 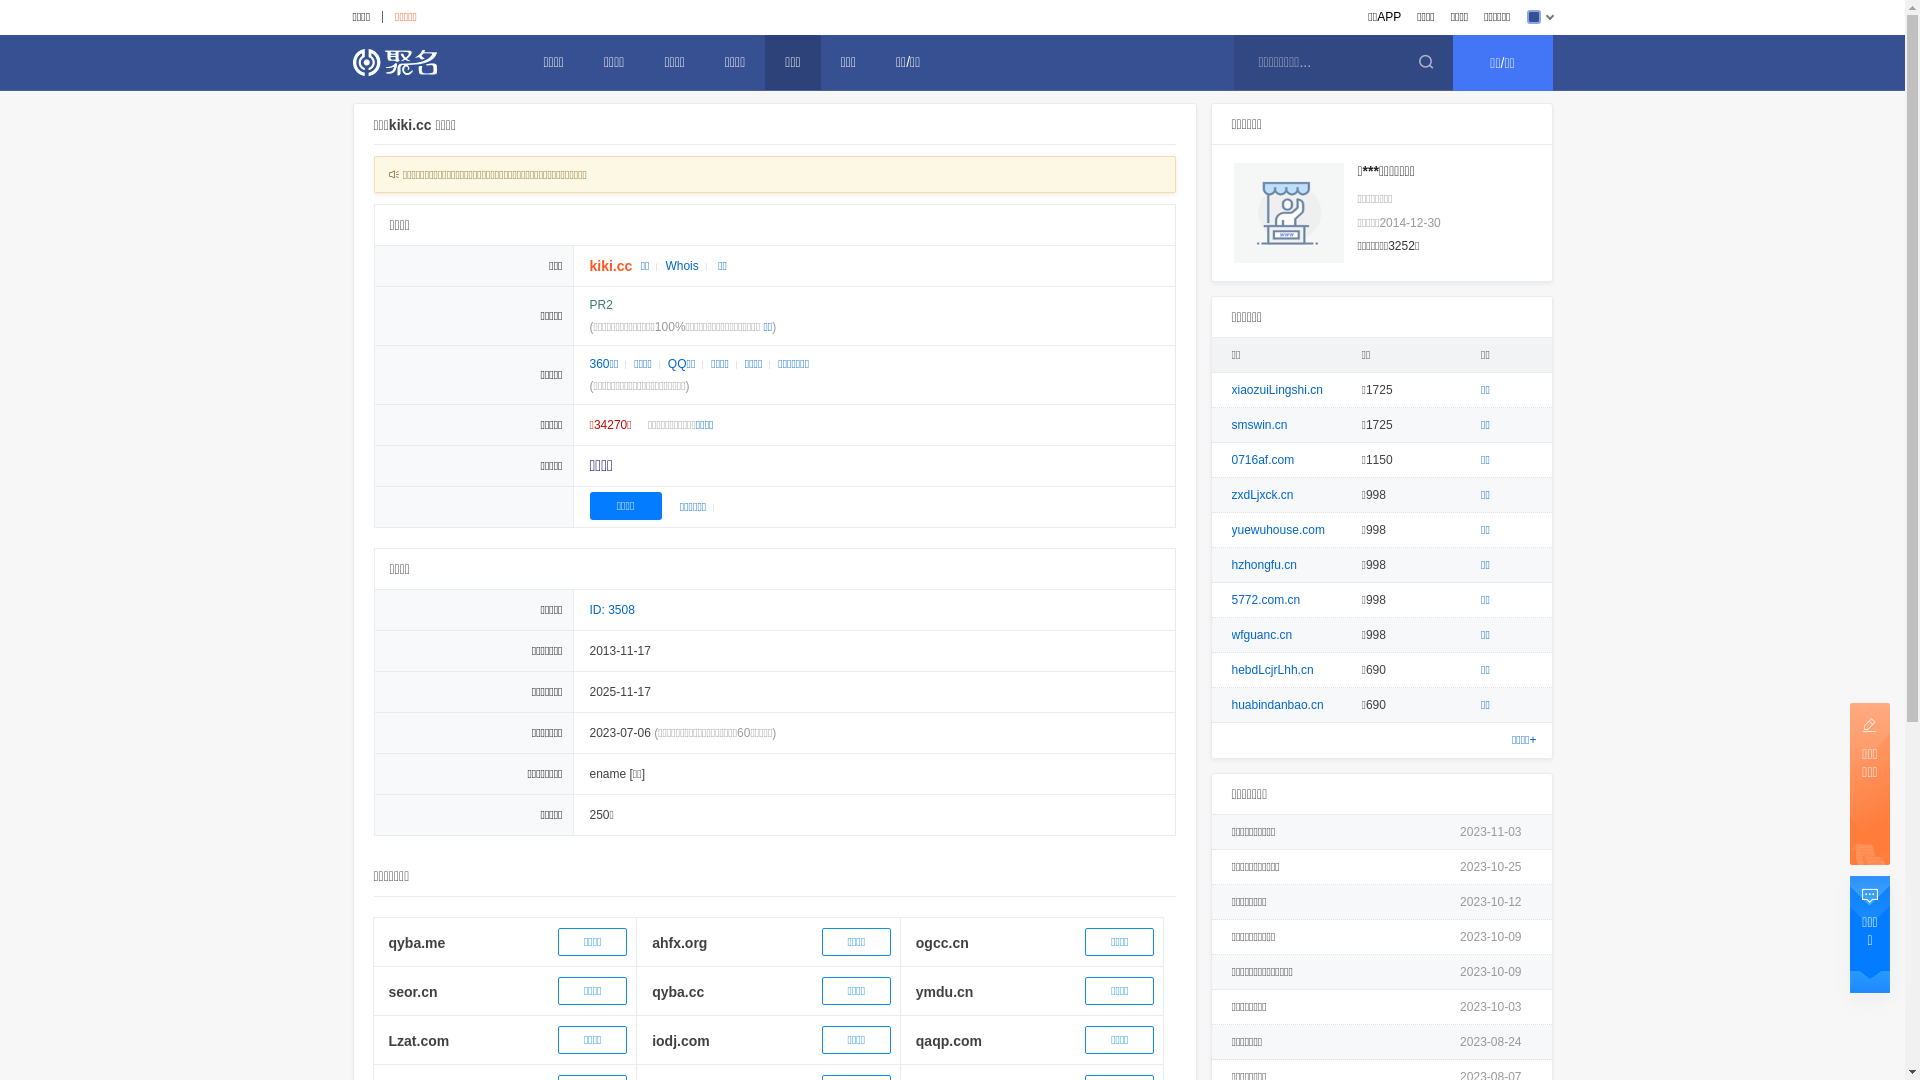 I want to click on 'zxdLjxck.cn', so click(x=1231, y=494).